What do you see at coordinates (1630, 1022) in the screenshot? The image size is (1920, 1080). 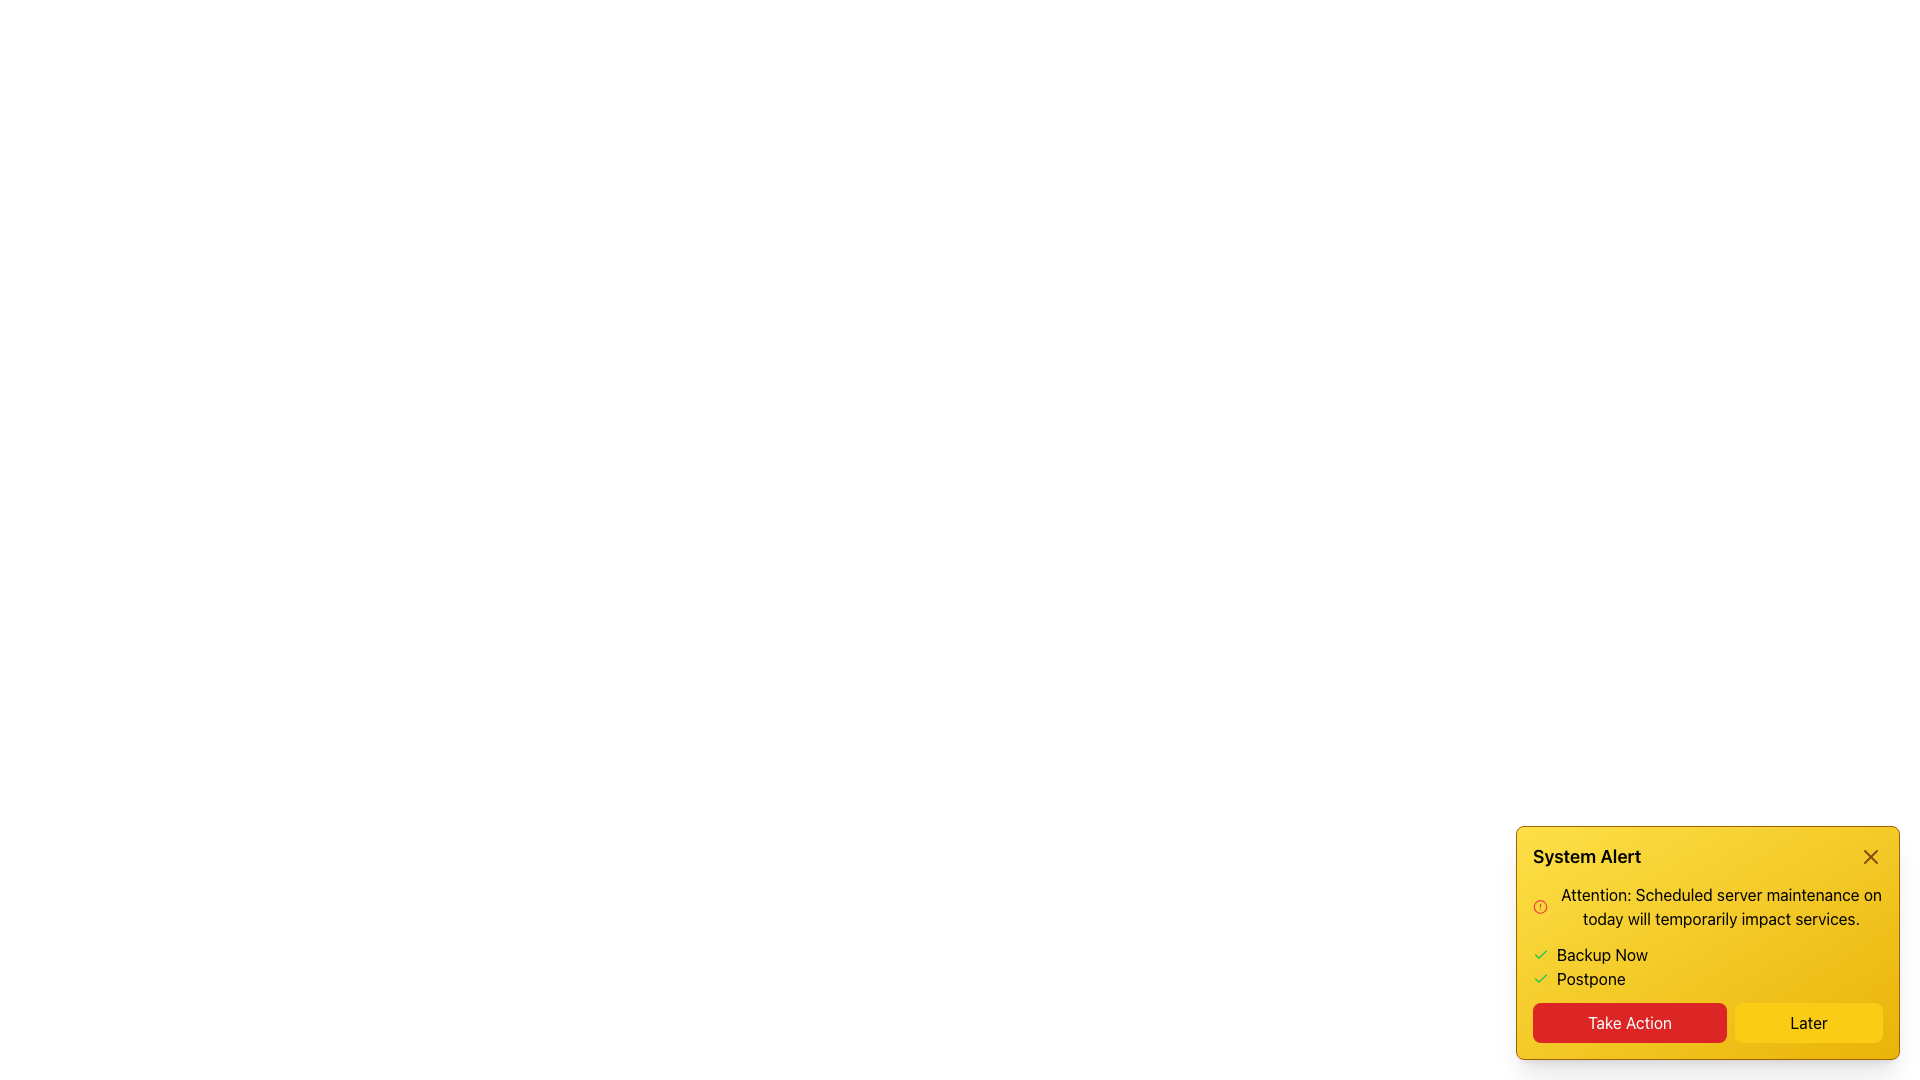 I see `the leftmost red button labeled 'Take Action' located at the bottom of a yellow notification card` at bounding box center [1630, 1022].